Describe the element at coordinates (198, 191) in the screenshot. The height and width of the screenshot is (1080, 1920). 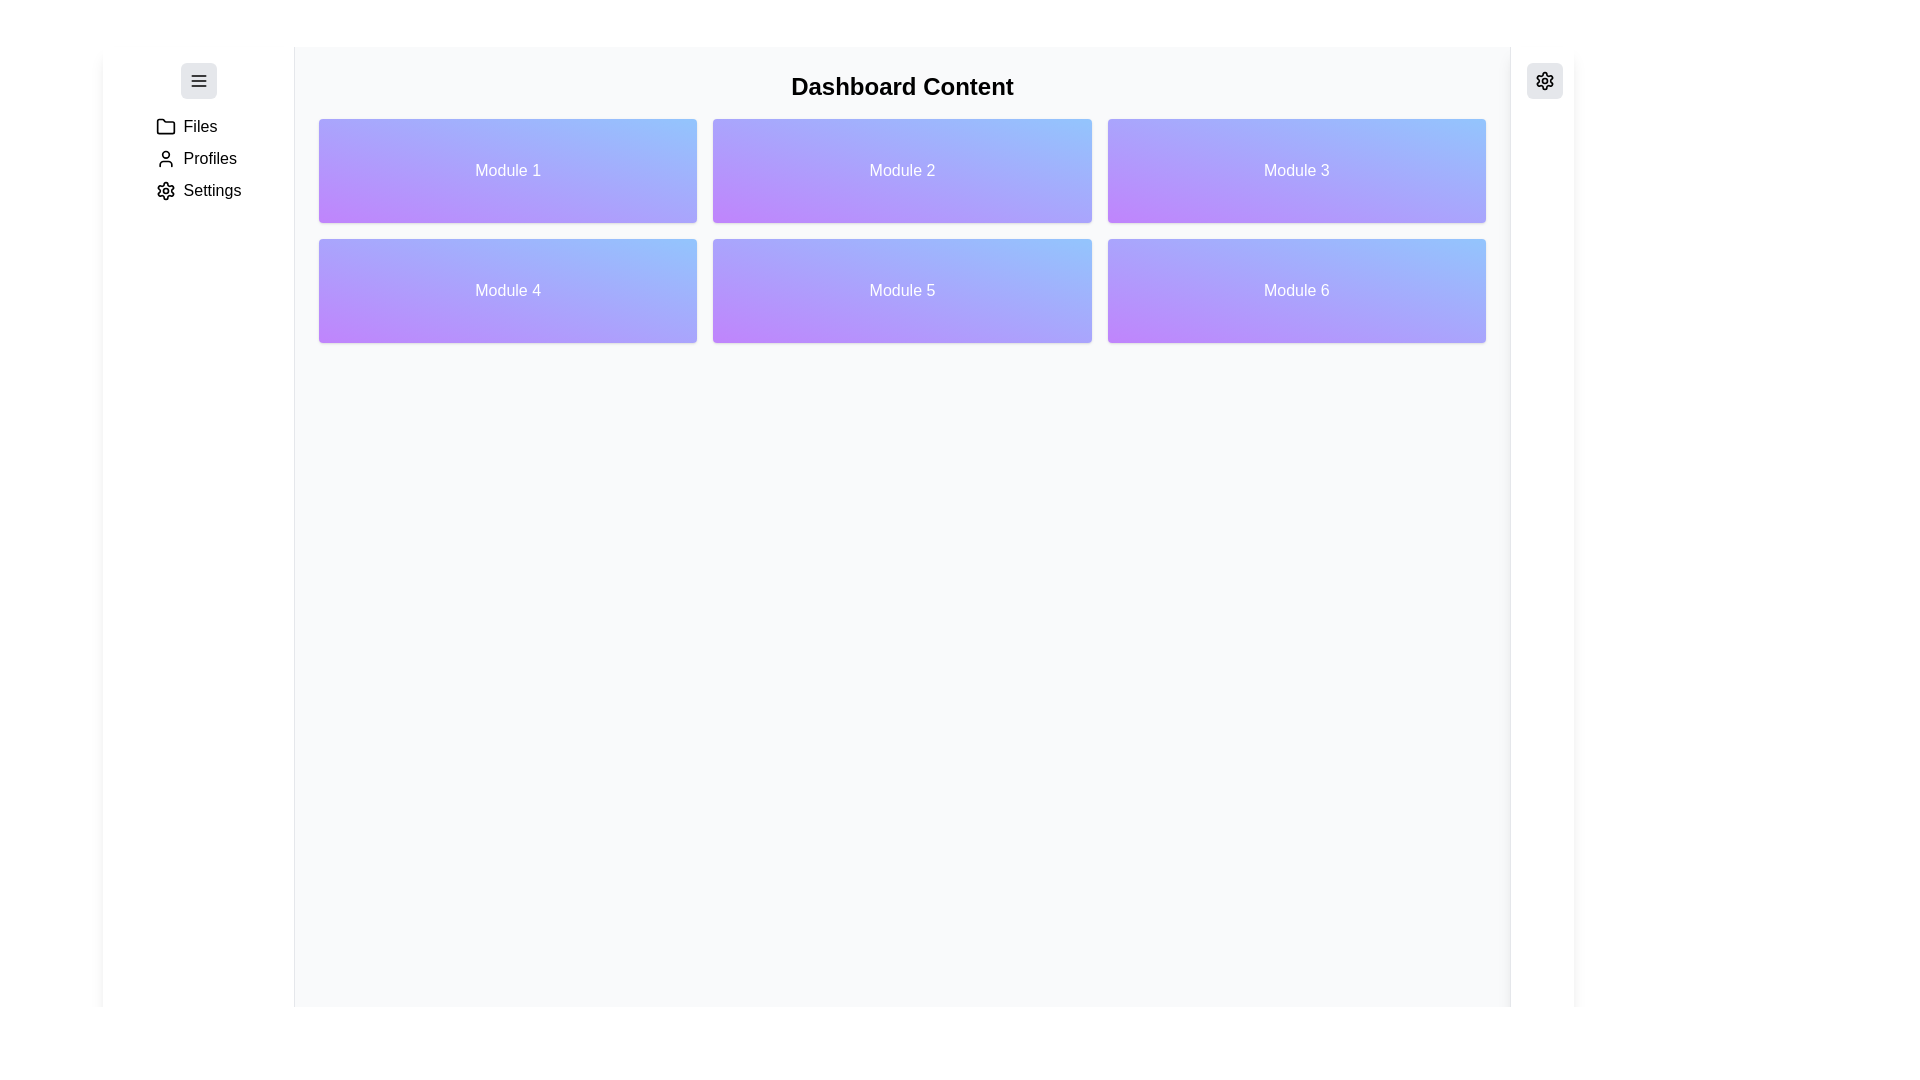
I see `the settings menu button located in the sidebar, which is the third entry in a vertical list after 'Files' and 'Profiles'` at that location.